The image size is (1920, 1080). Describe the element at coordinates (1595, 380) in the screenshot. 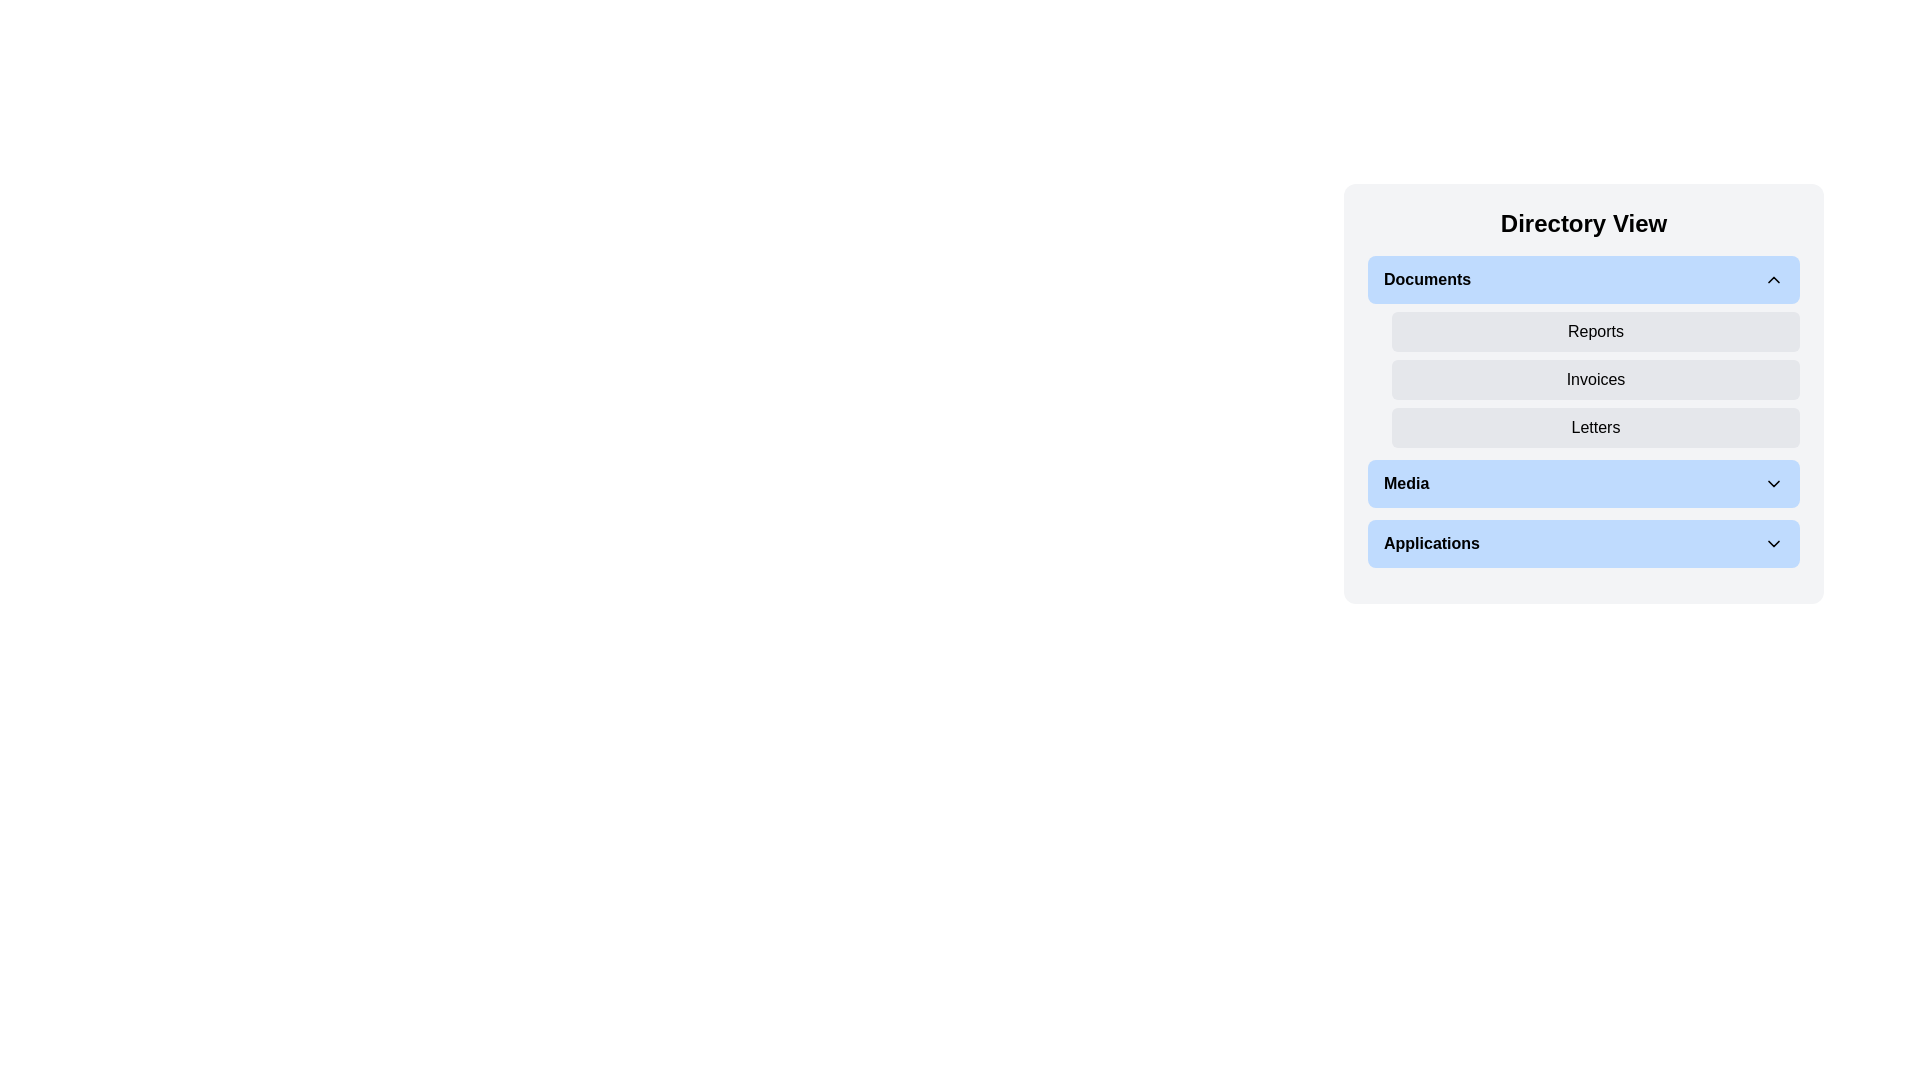

I see `the 'Invoices' button located in the vertical navigation list within the 'Documents' section of the 'Directory View' interface` at that location.